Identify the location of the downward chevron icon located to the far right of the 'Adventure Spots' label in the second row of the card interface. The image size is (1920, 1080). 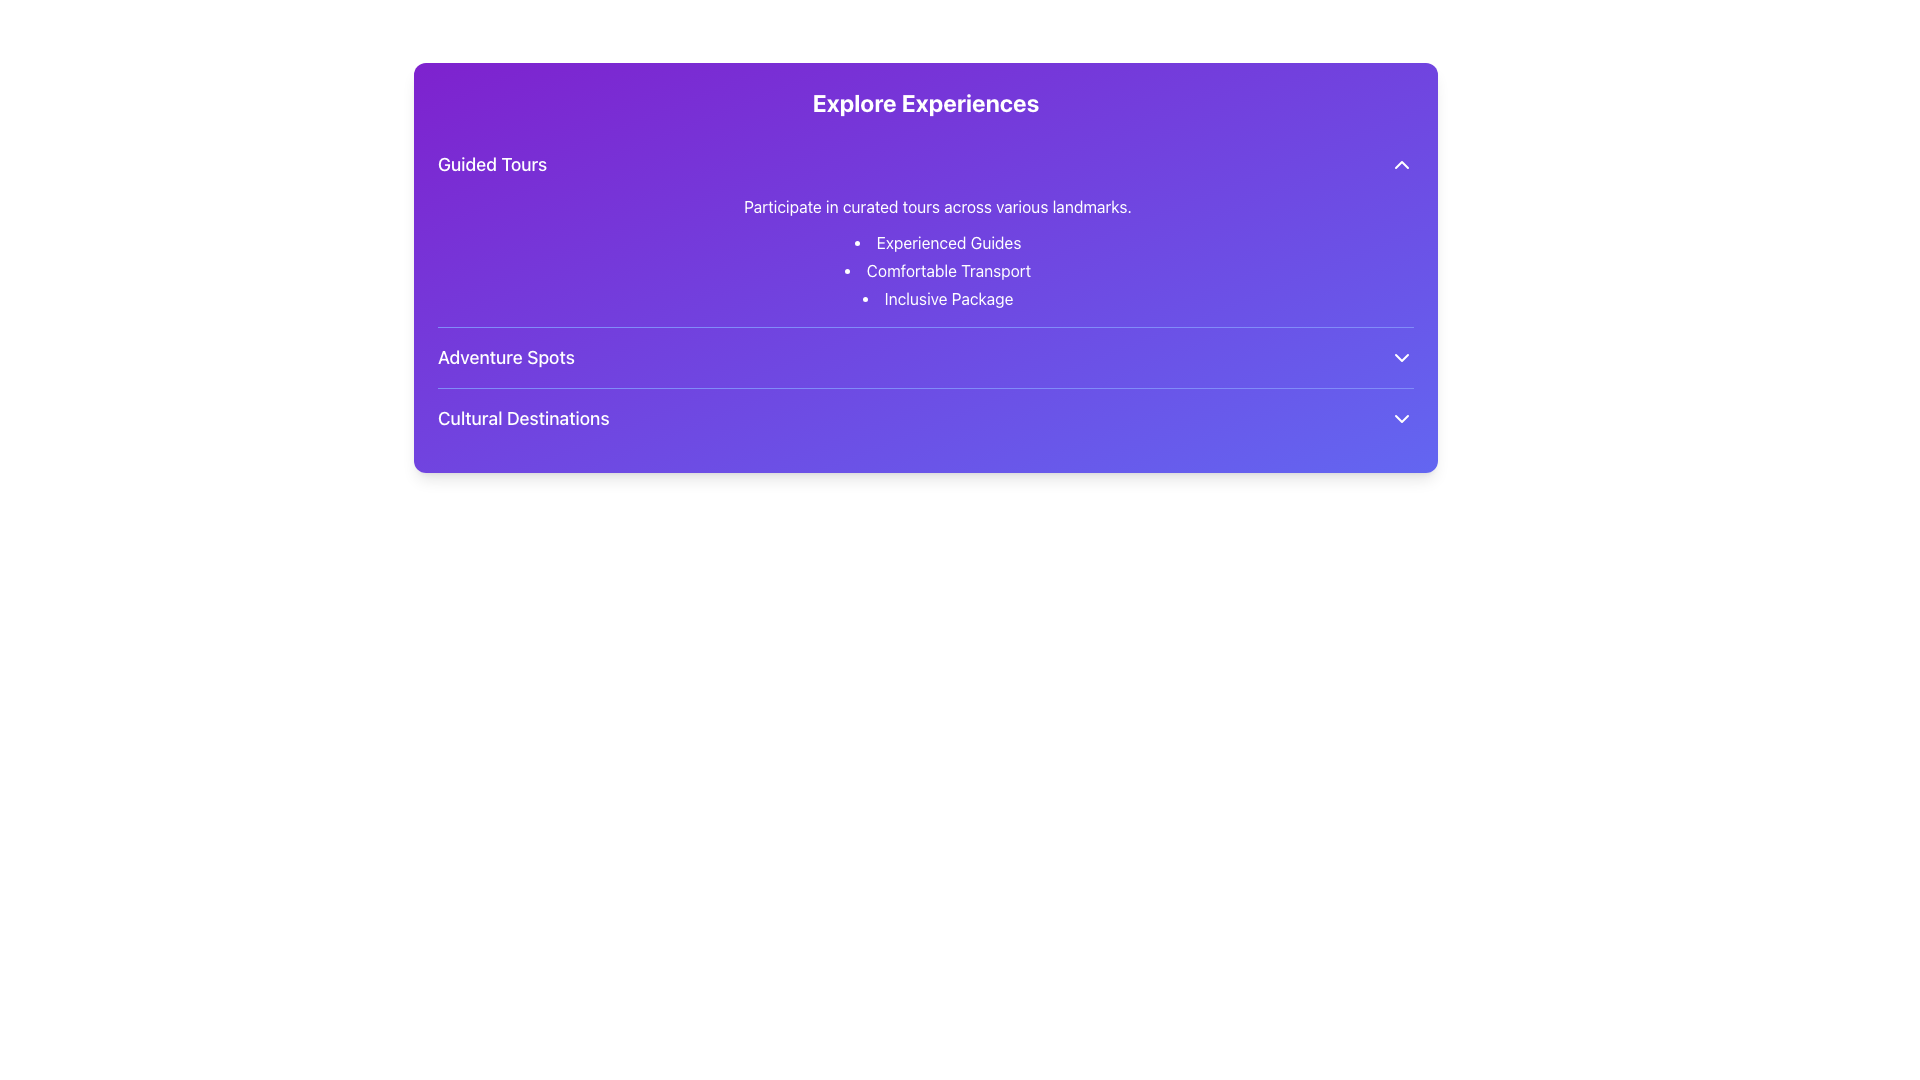
(1400, 357).